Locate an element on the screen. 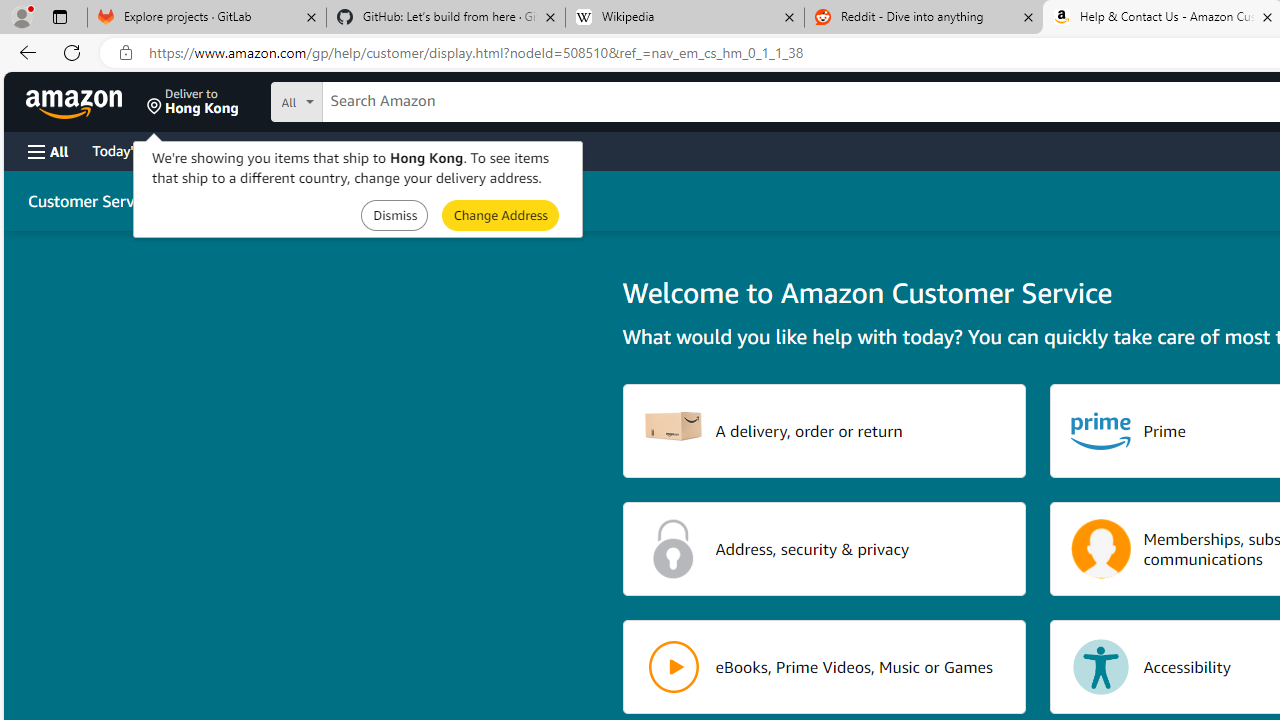 This screenshot has height=720, width=1280. 'A delivery, order or return' is located at coordinates (824, 429).